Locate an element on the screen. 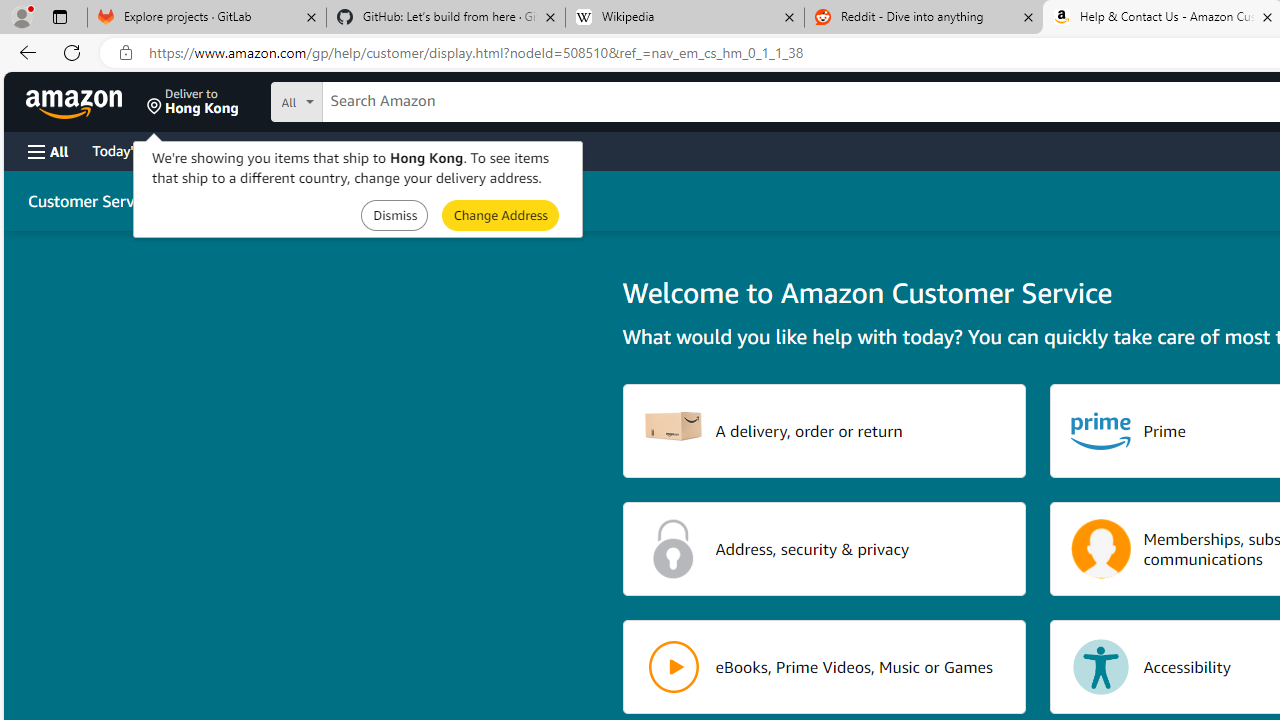 This screenshot has height=720, width=1280. 'A delivery, order or return' is located at coordinates (824, 429).